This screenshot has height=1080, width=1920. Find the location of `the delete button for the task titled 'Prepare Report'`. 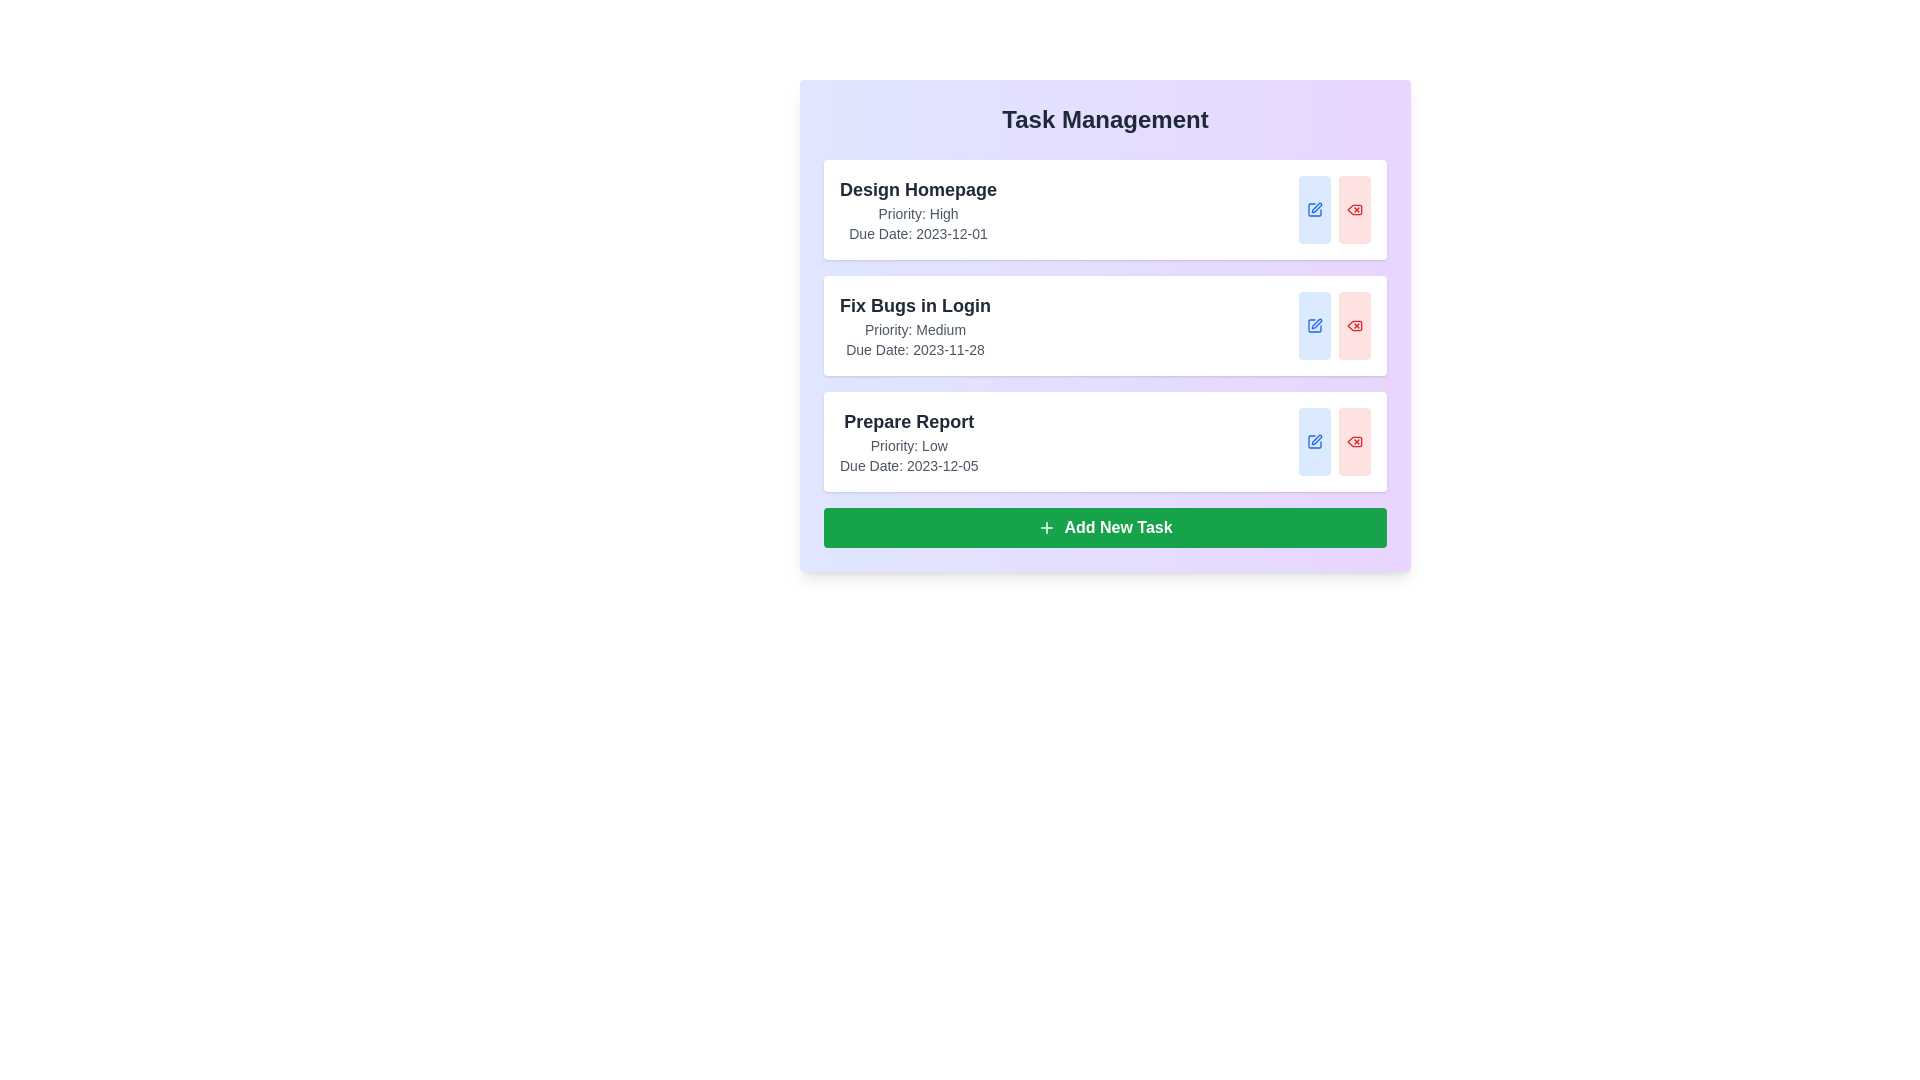

the delete button for the task titled 'Prepare Report' is located at coordinates (1354, 441).